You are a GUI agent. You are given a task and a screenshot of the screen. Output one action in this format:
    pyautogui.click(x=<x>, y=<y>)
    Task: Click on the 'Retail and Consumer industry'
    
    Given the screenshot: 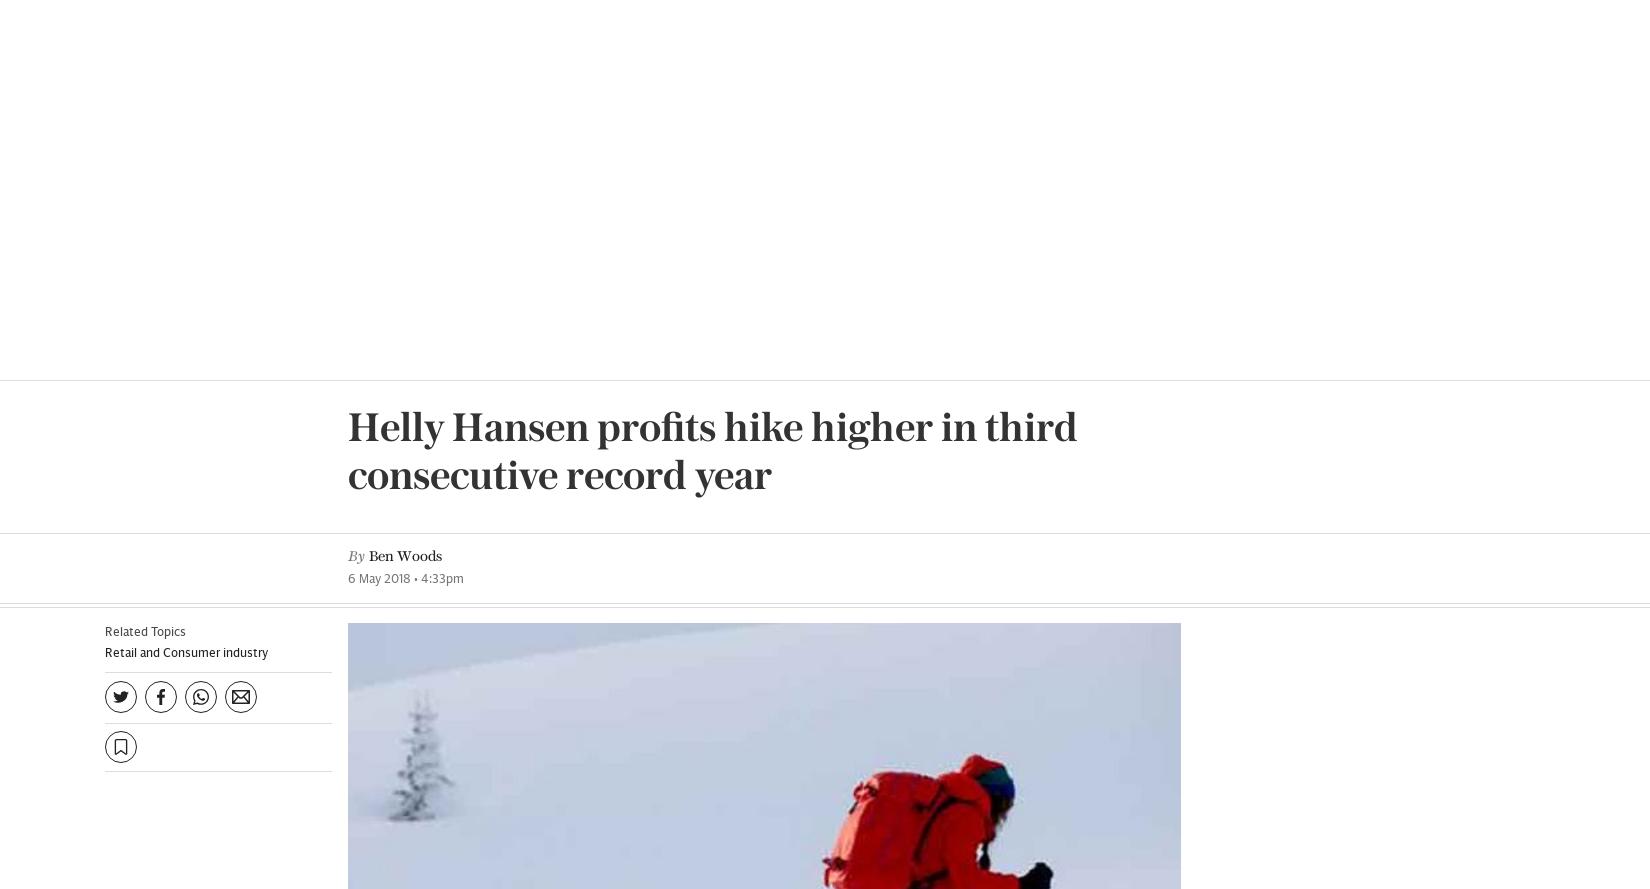 What is the action you would take?
    pyautogui.click(x=186, y=35)
    